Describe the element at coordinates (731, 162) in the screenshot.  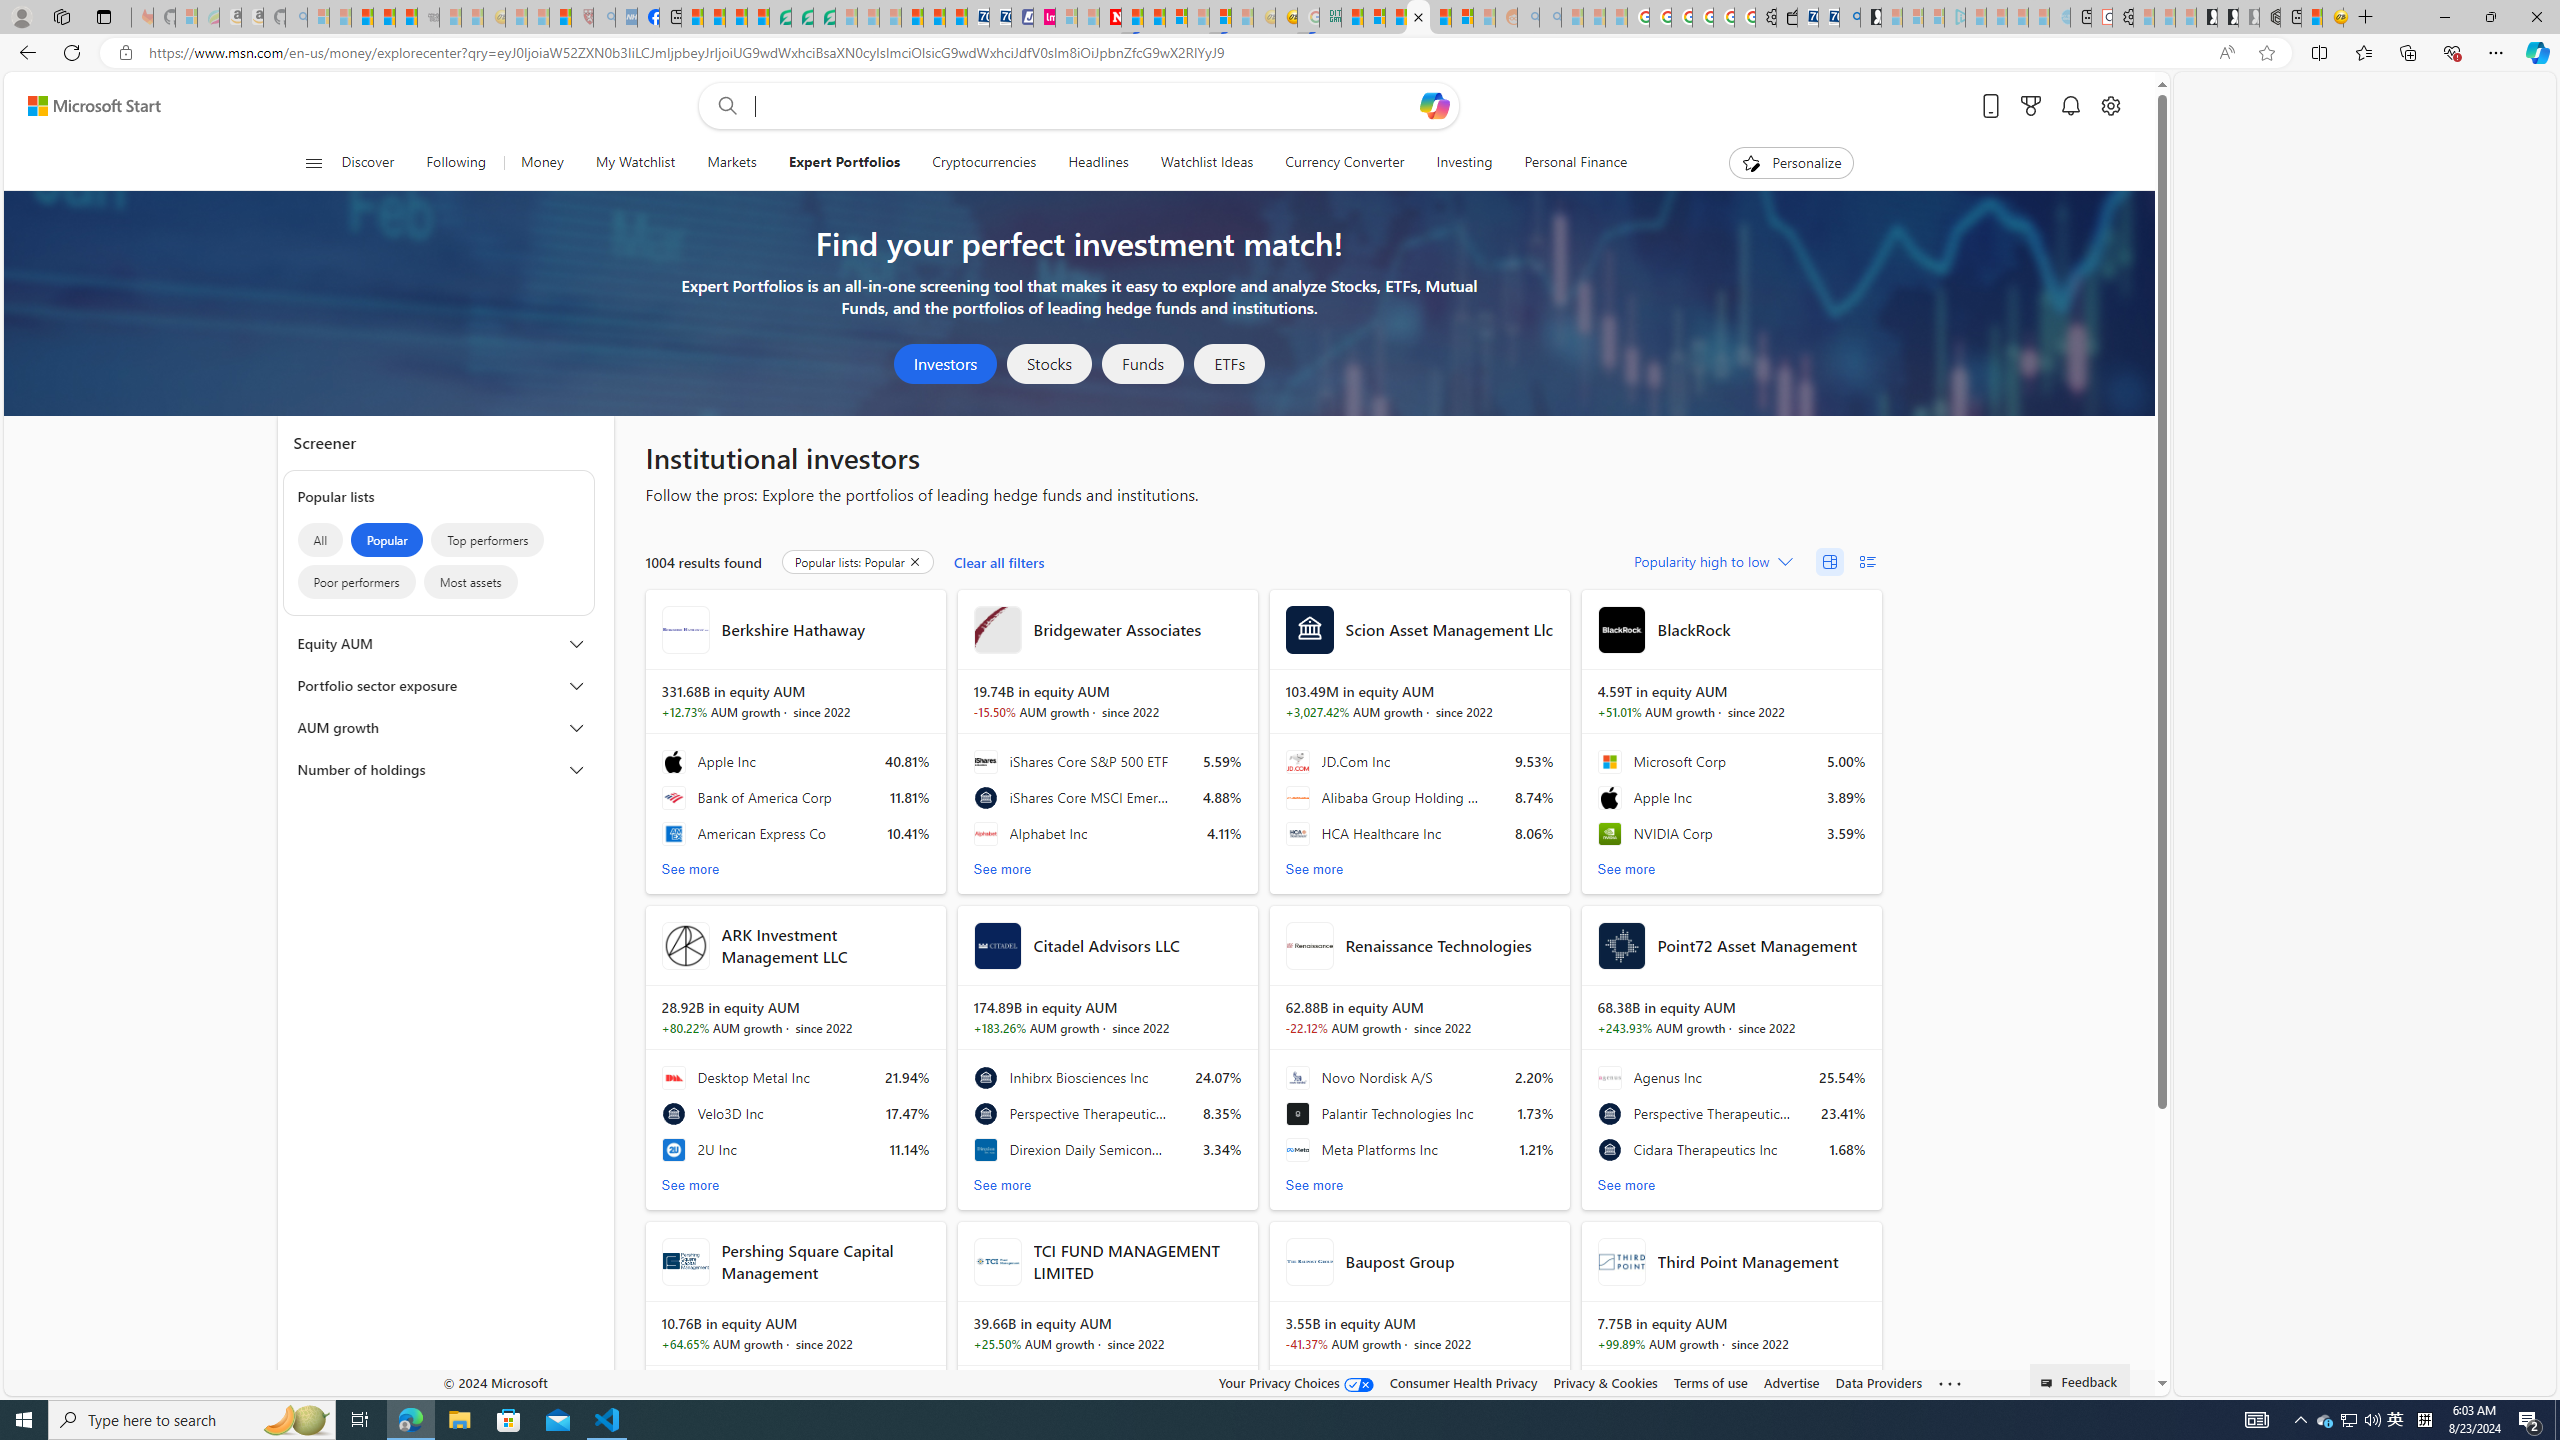
I see `'Markets'` at that location.